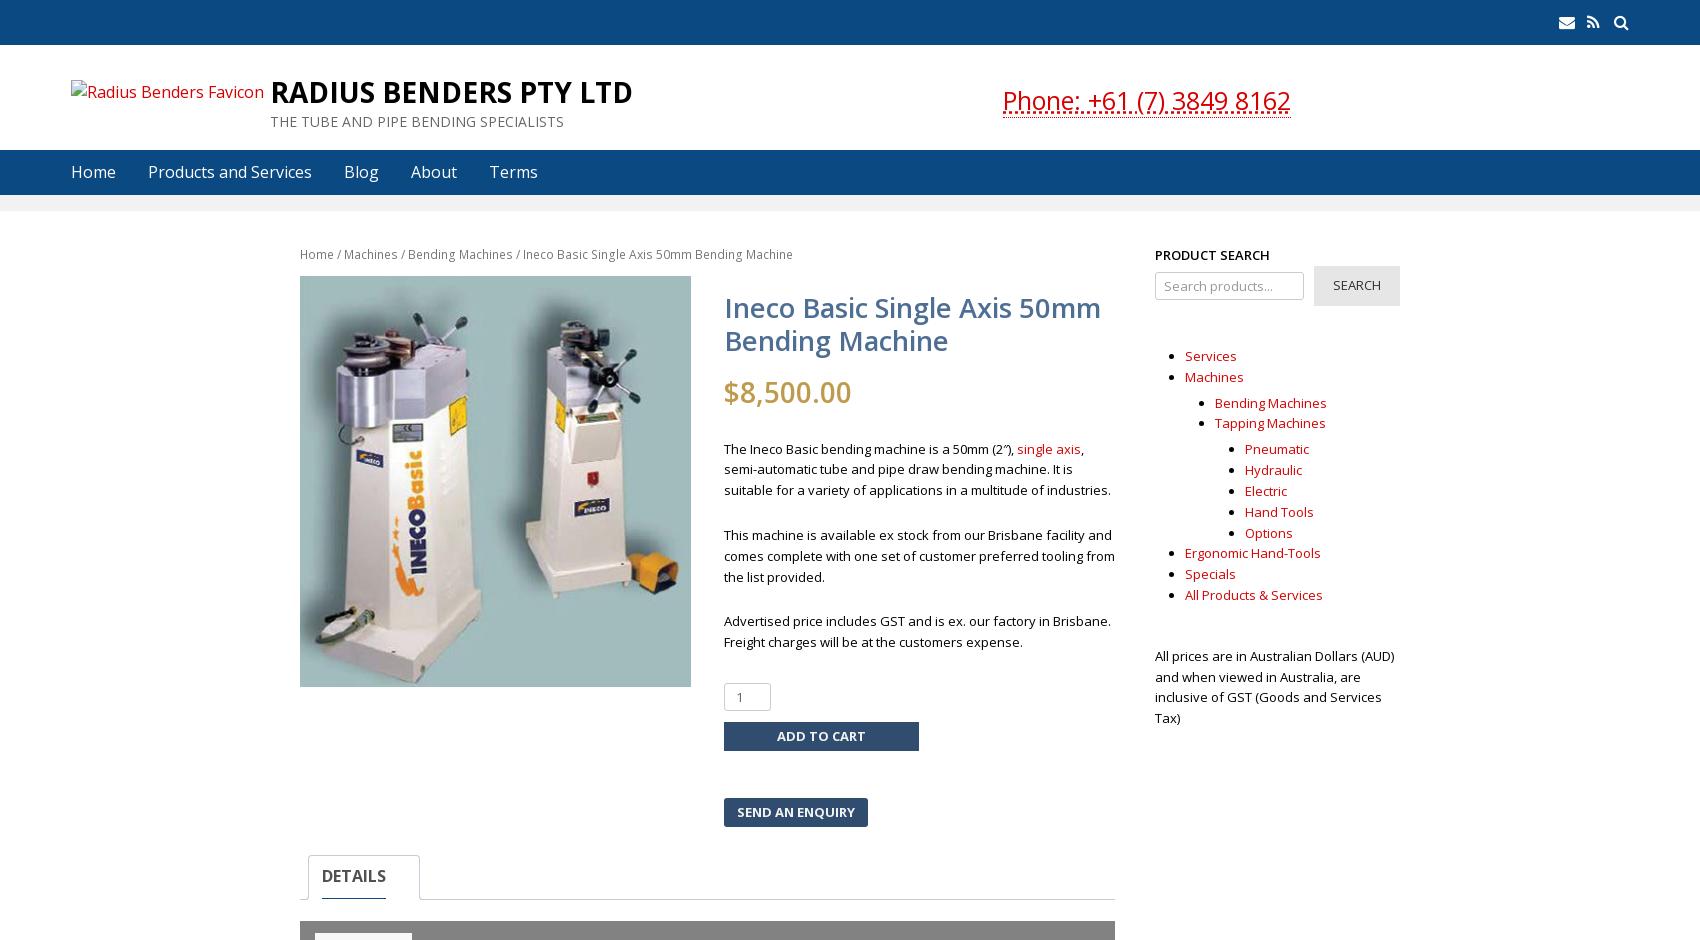 The height and width of the screenshot is (940, 1700). I want to click on ', semi-automatic tube and pipe draw bending machine. It is suitable for a variety of applications in a multitude of industries.', so click(916, 467).